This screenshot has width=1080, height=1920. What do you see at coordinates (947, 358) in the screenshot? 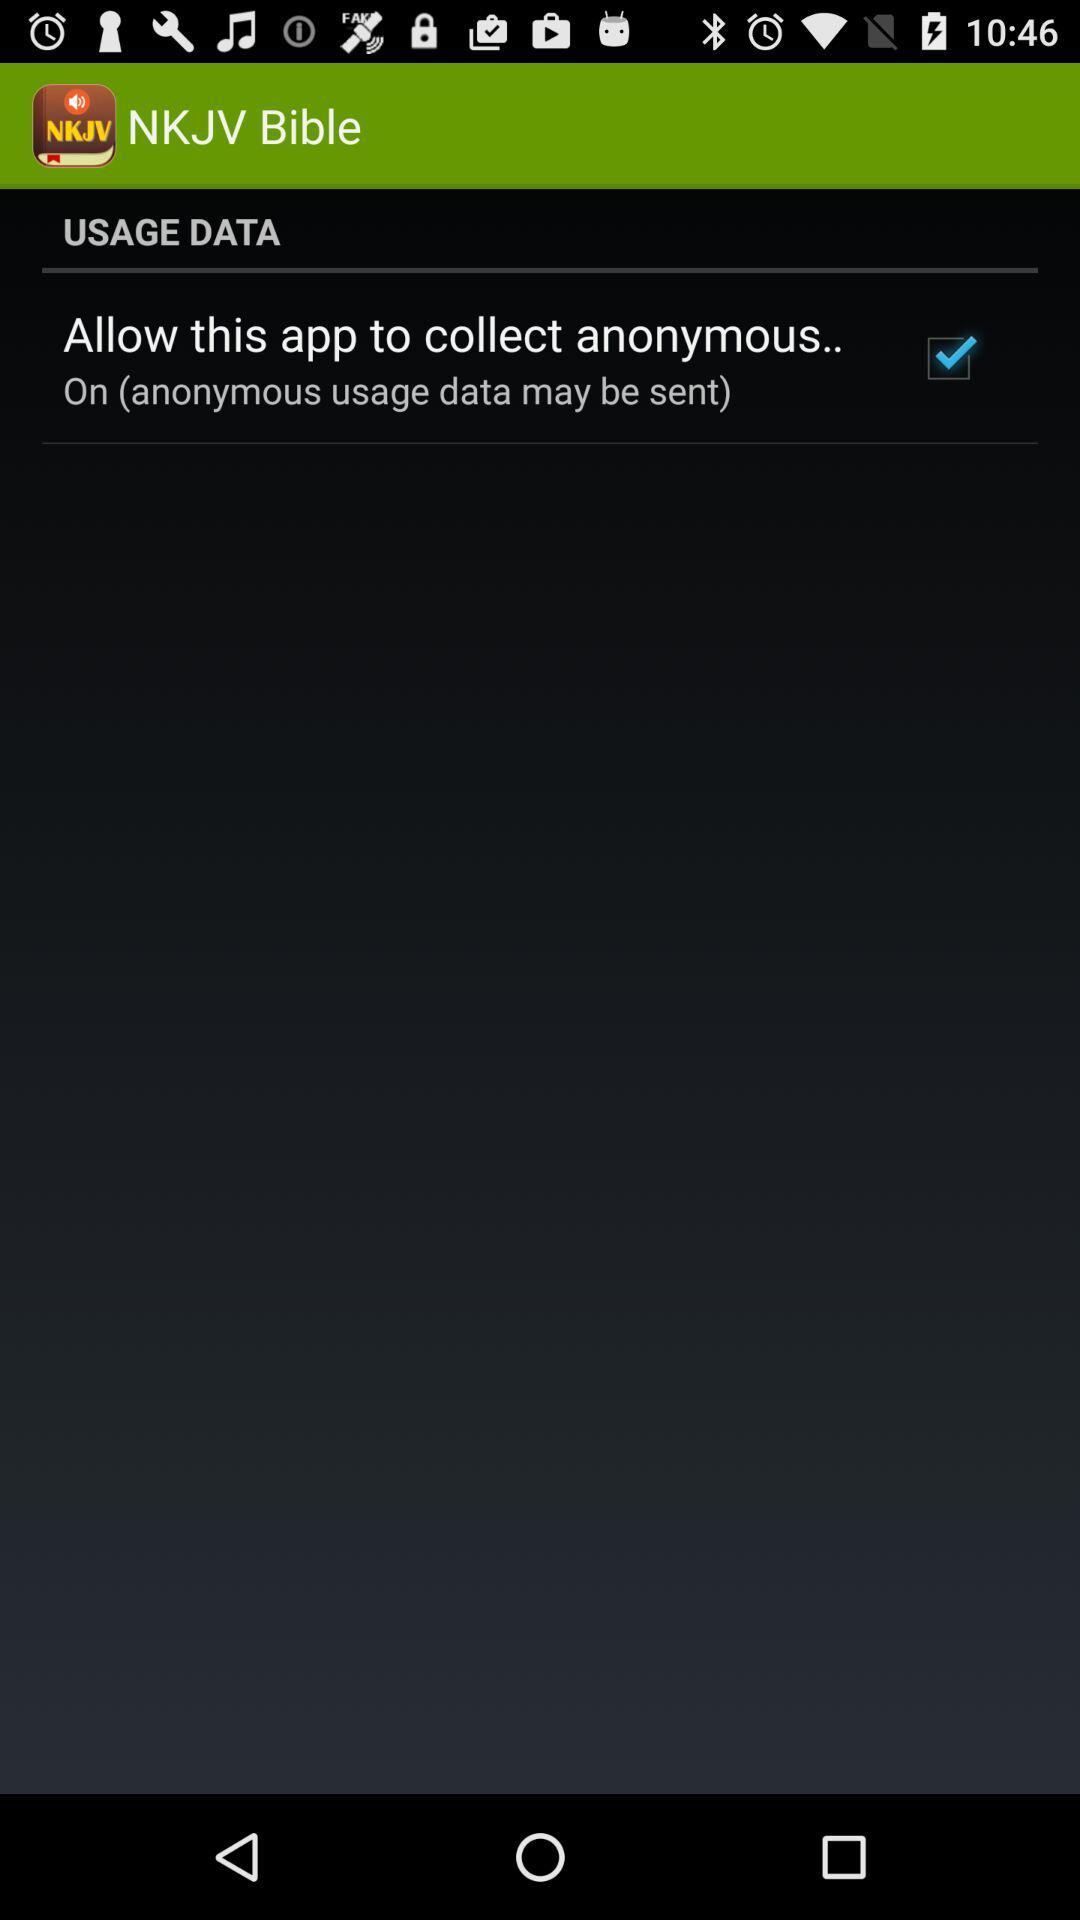
I see `app next to allow this app item` at bounding box center [947, 358].